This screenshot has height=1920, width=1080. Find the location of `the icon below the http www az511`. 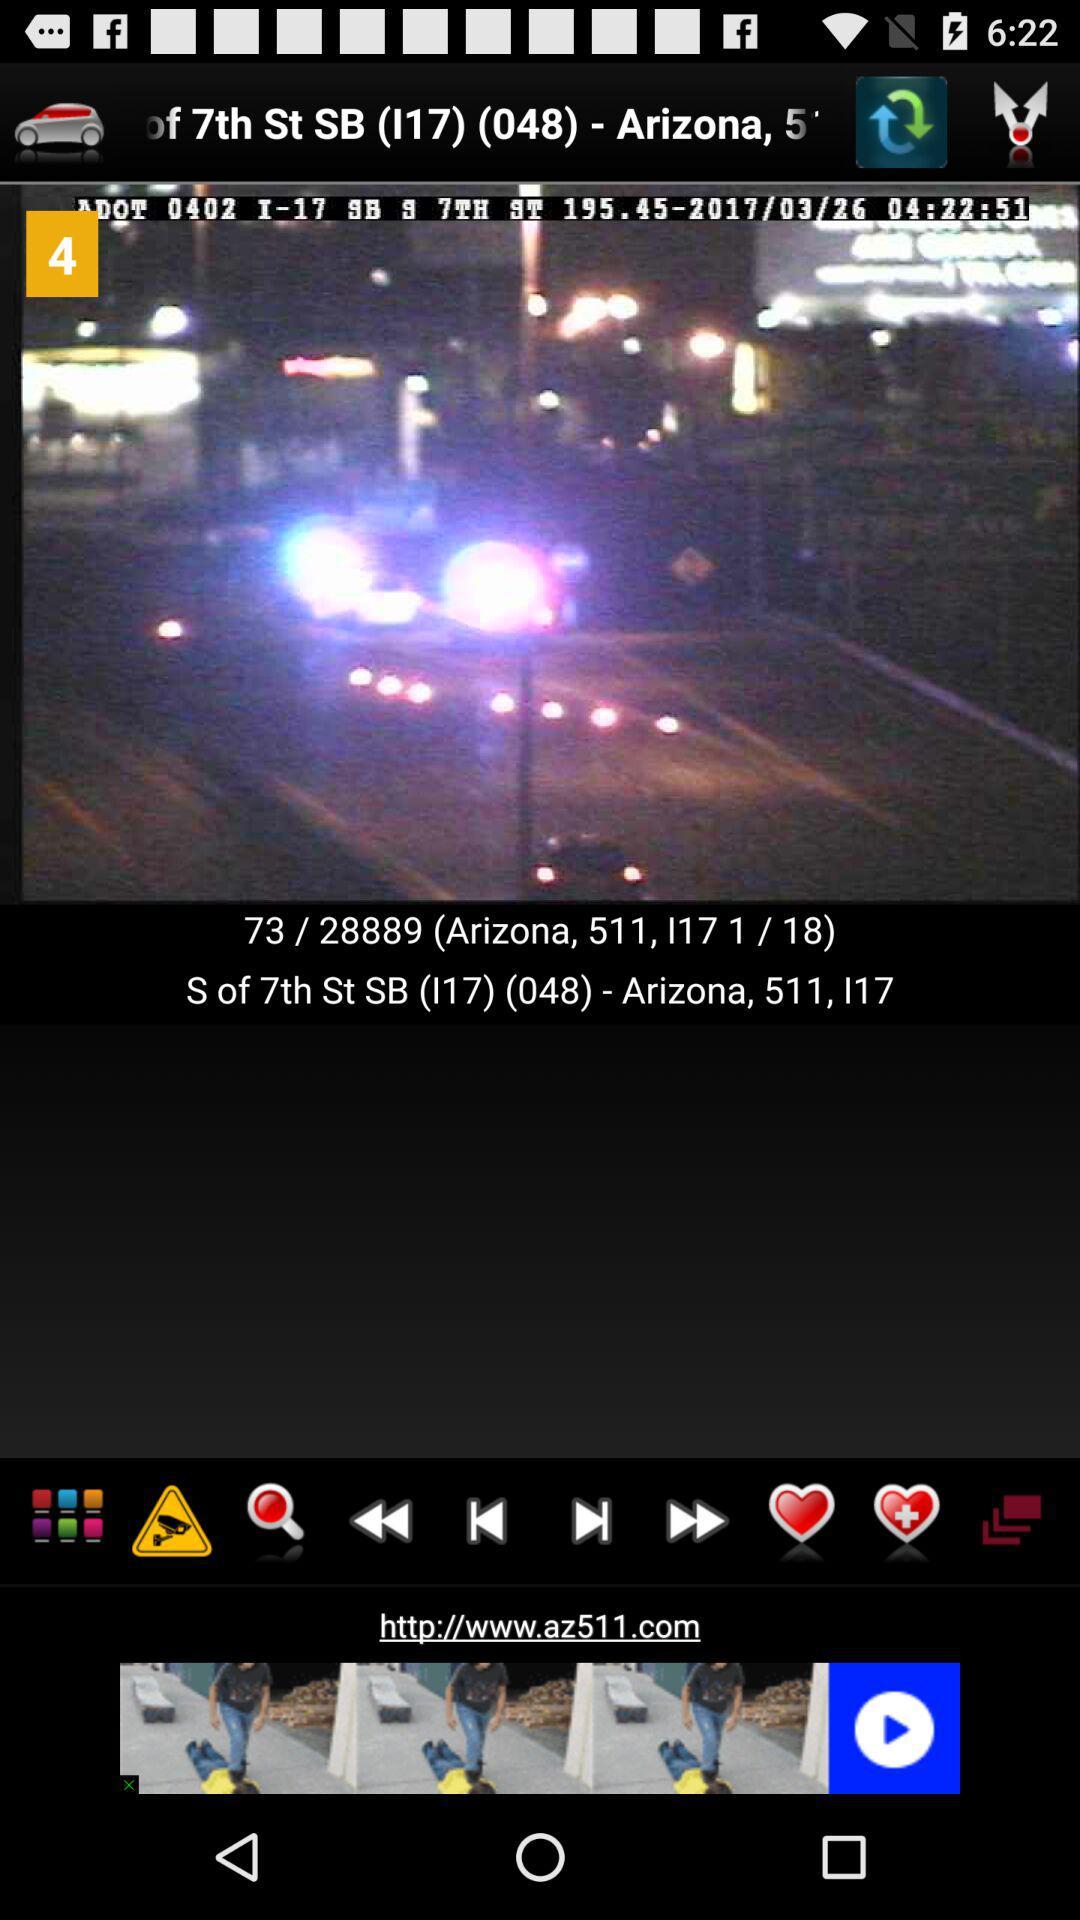

the icon below the http www az511 is located at coordinates (540, 1727).